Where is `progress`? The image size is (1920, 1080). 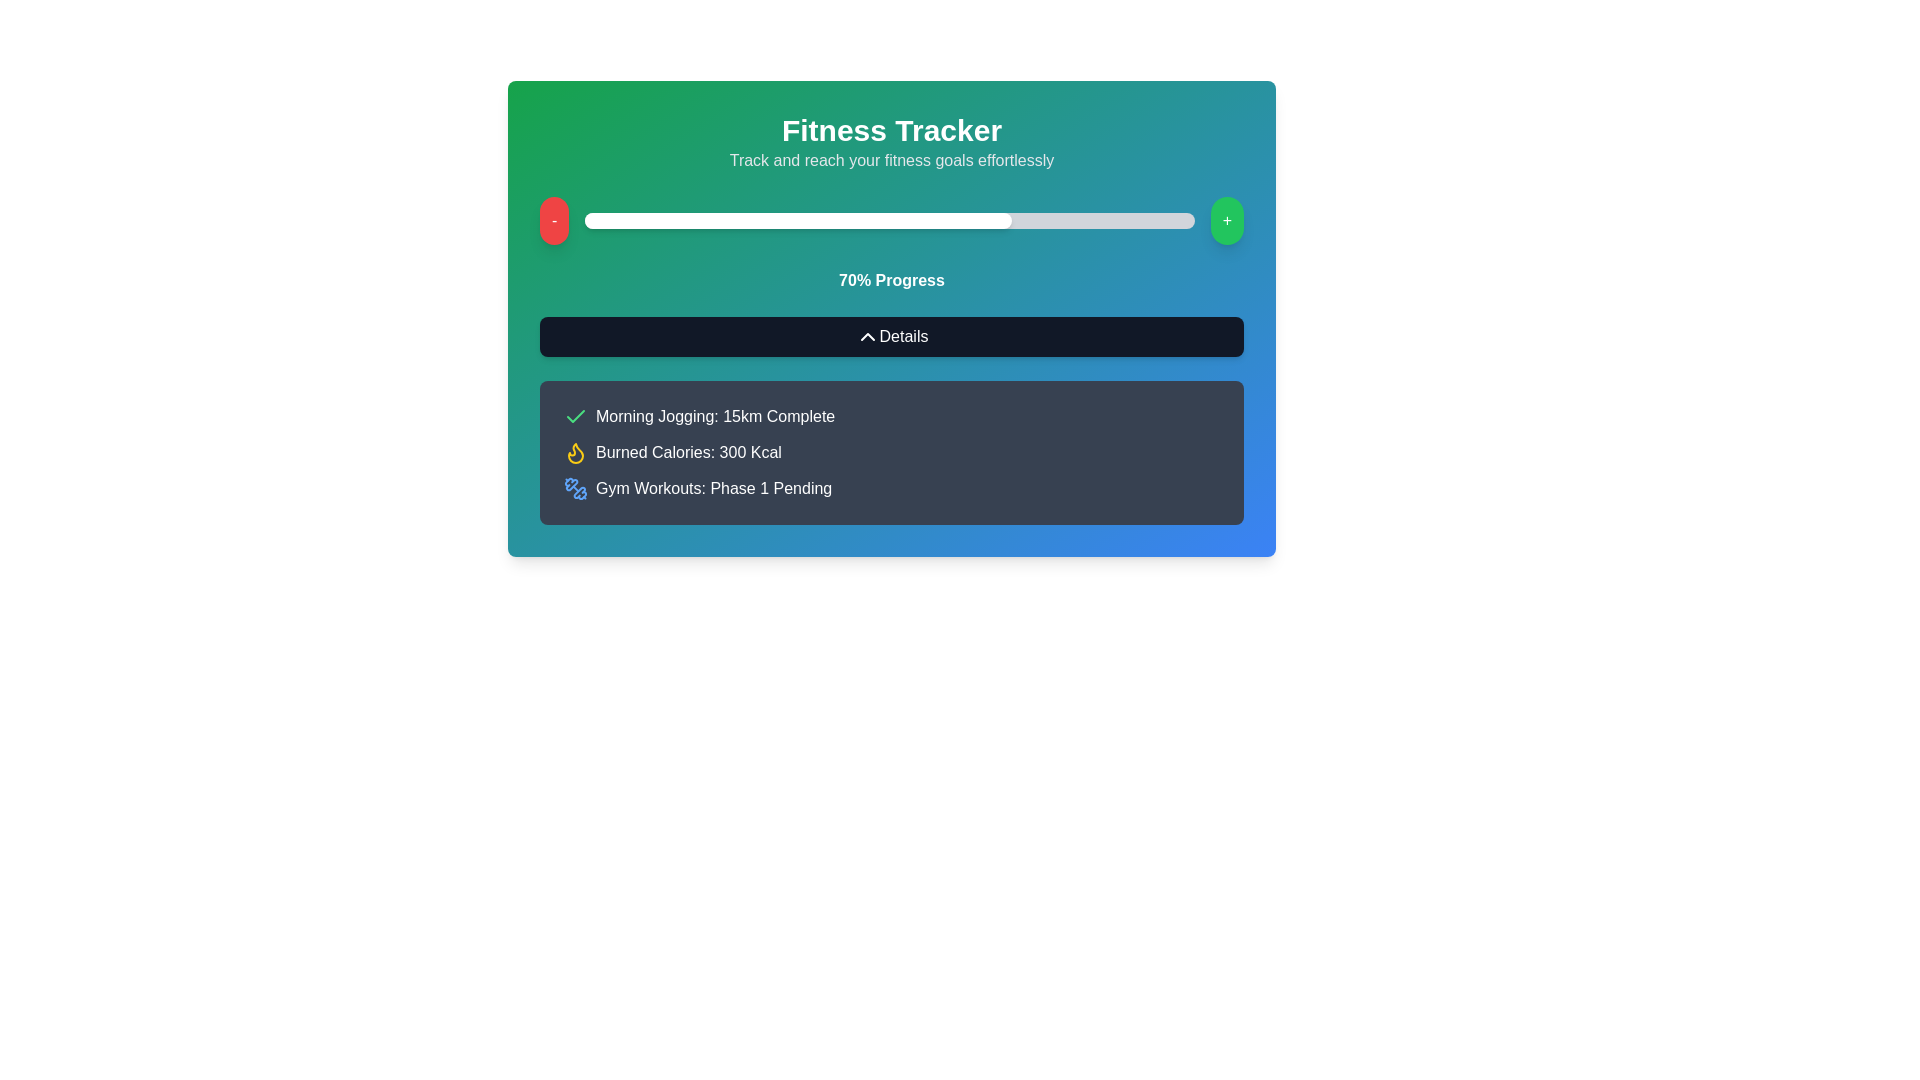
progress is located at coordinates (688, 220).